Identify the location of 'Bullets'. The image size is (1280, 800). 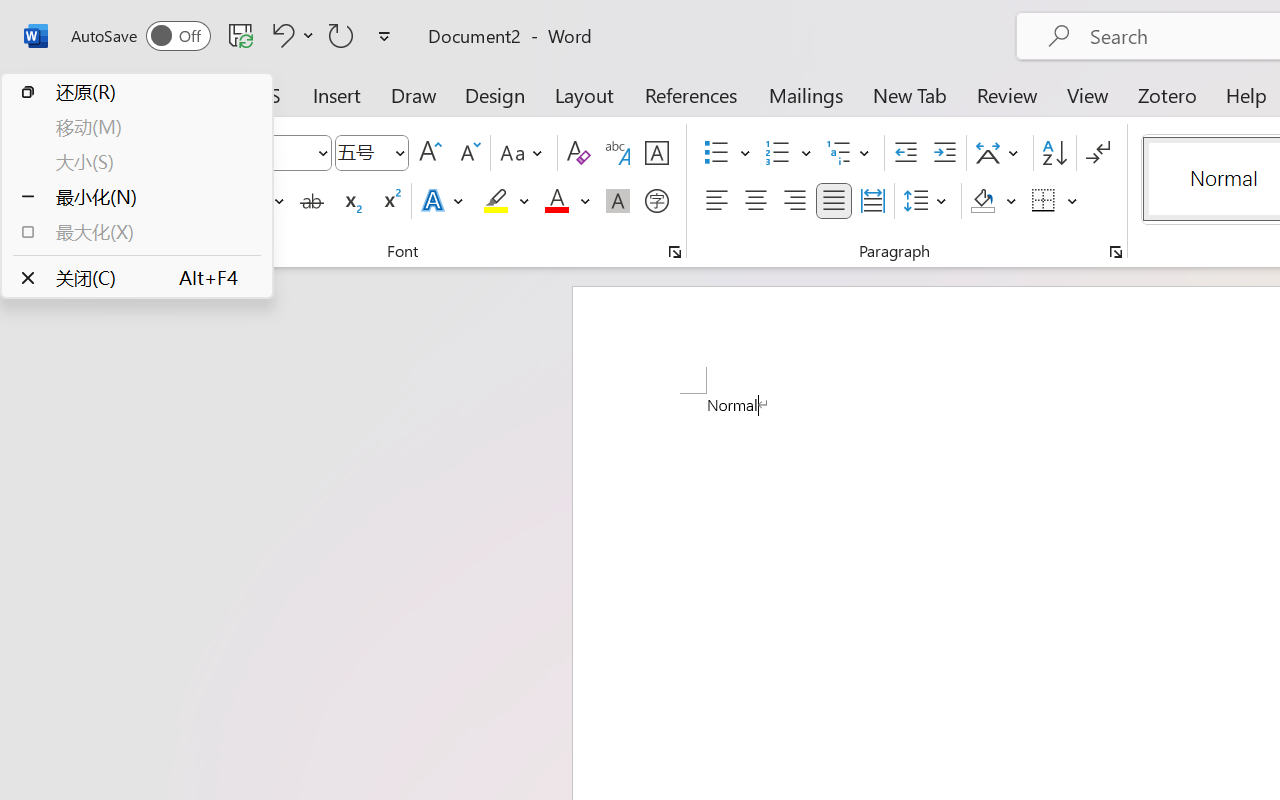
(716, 153).